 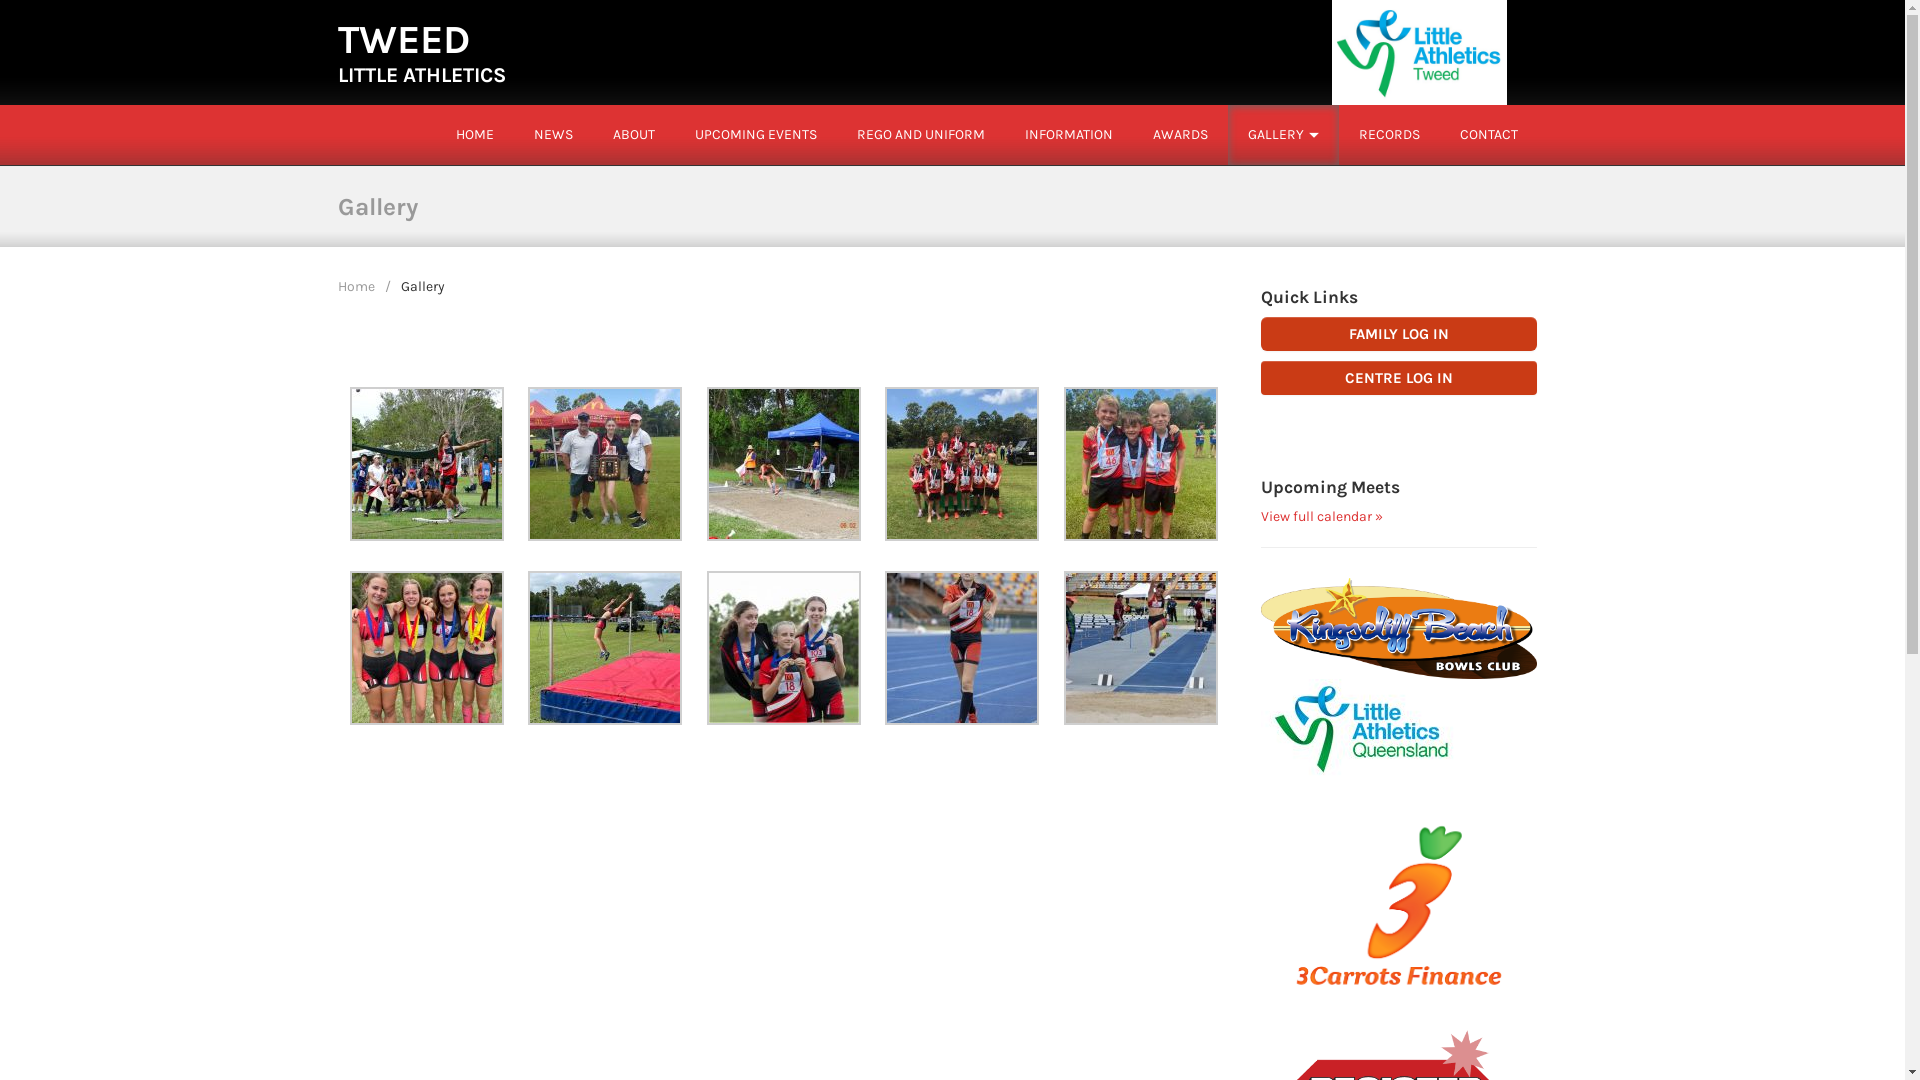 What do you see at coordinates (474, 134) in the screenshot?
I see `'HOME'` at bounding box center [474, 134].